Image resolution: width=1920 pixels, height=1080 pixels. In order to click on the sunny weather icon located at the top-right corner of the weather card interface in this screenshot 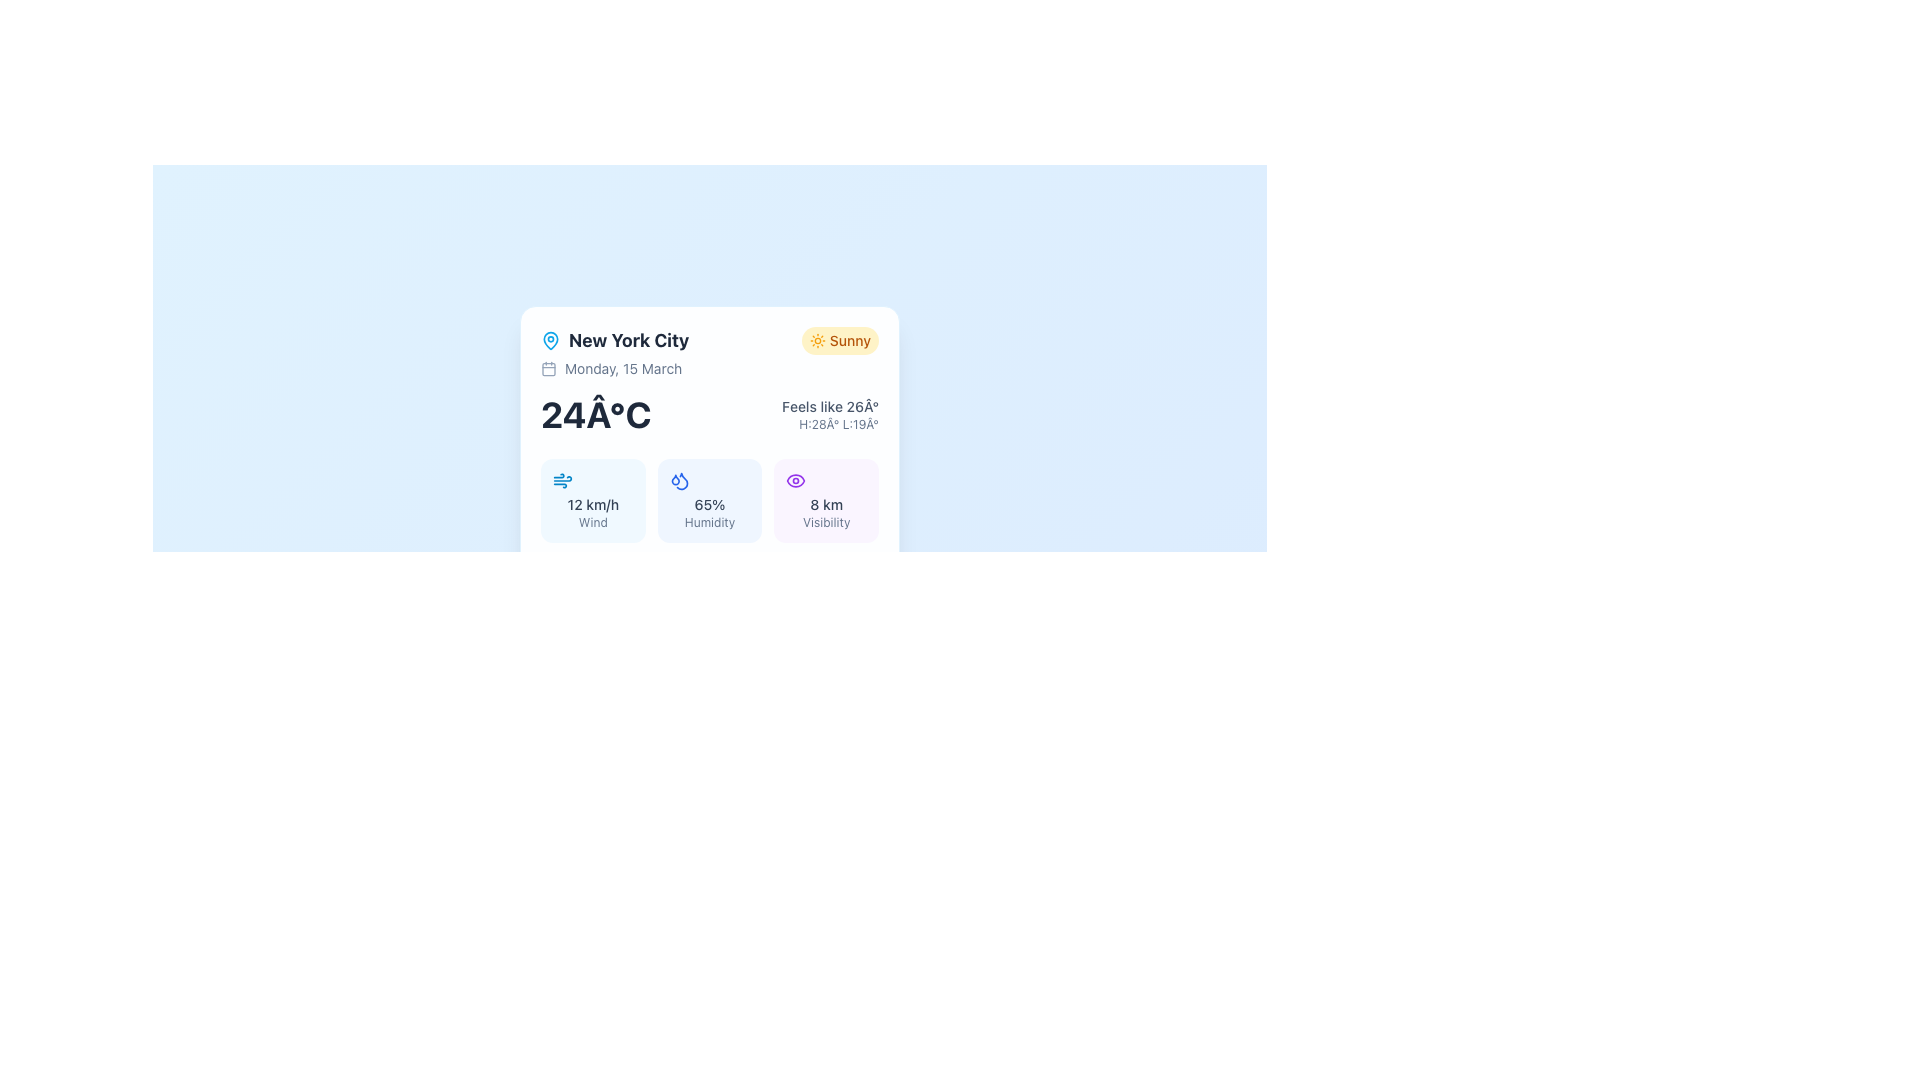, I will do `click(817, 339)`.